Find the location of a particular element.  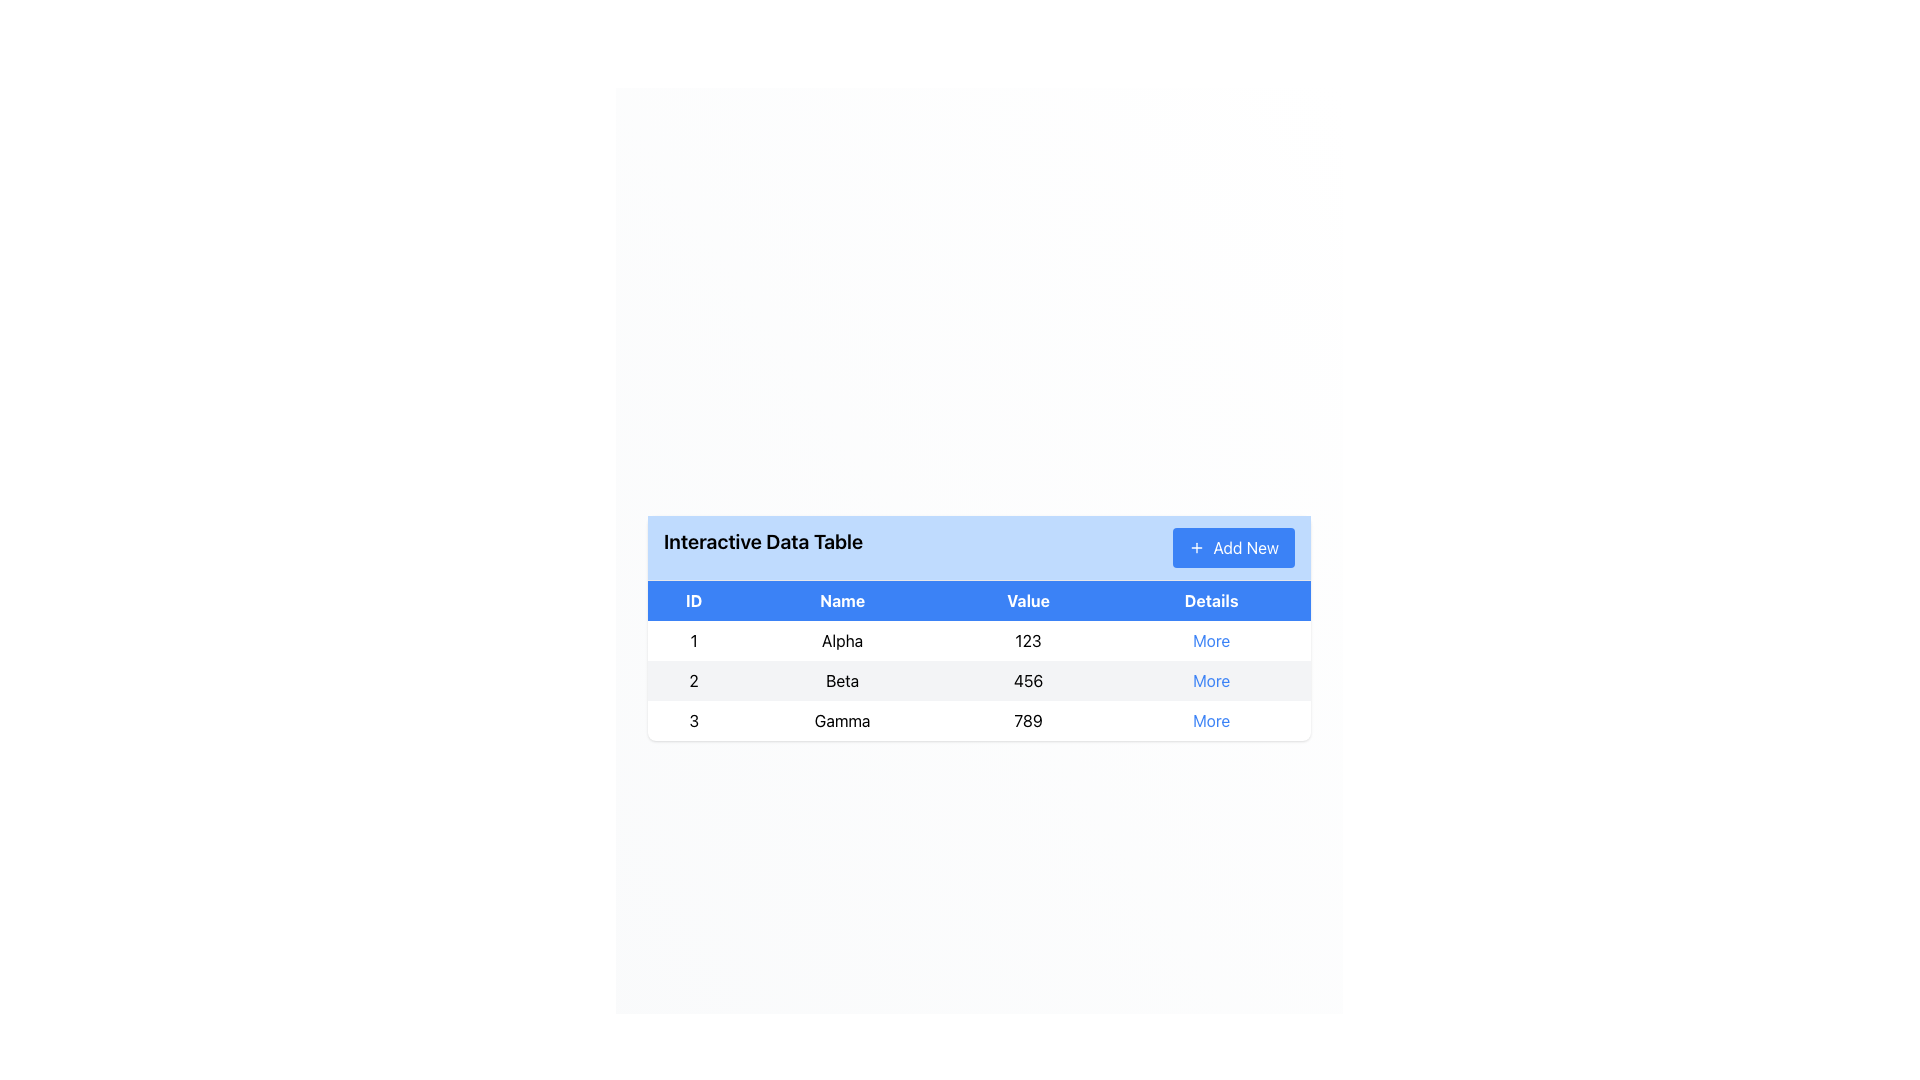

text displayed in the centered text component showing the number '2', located in the first column of the second row under the 'ID' header is located at coordinates (694, 679).